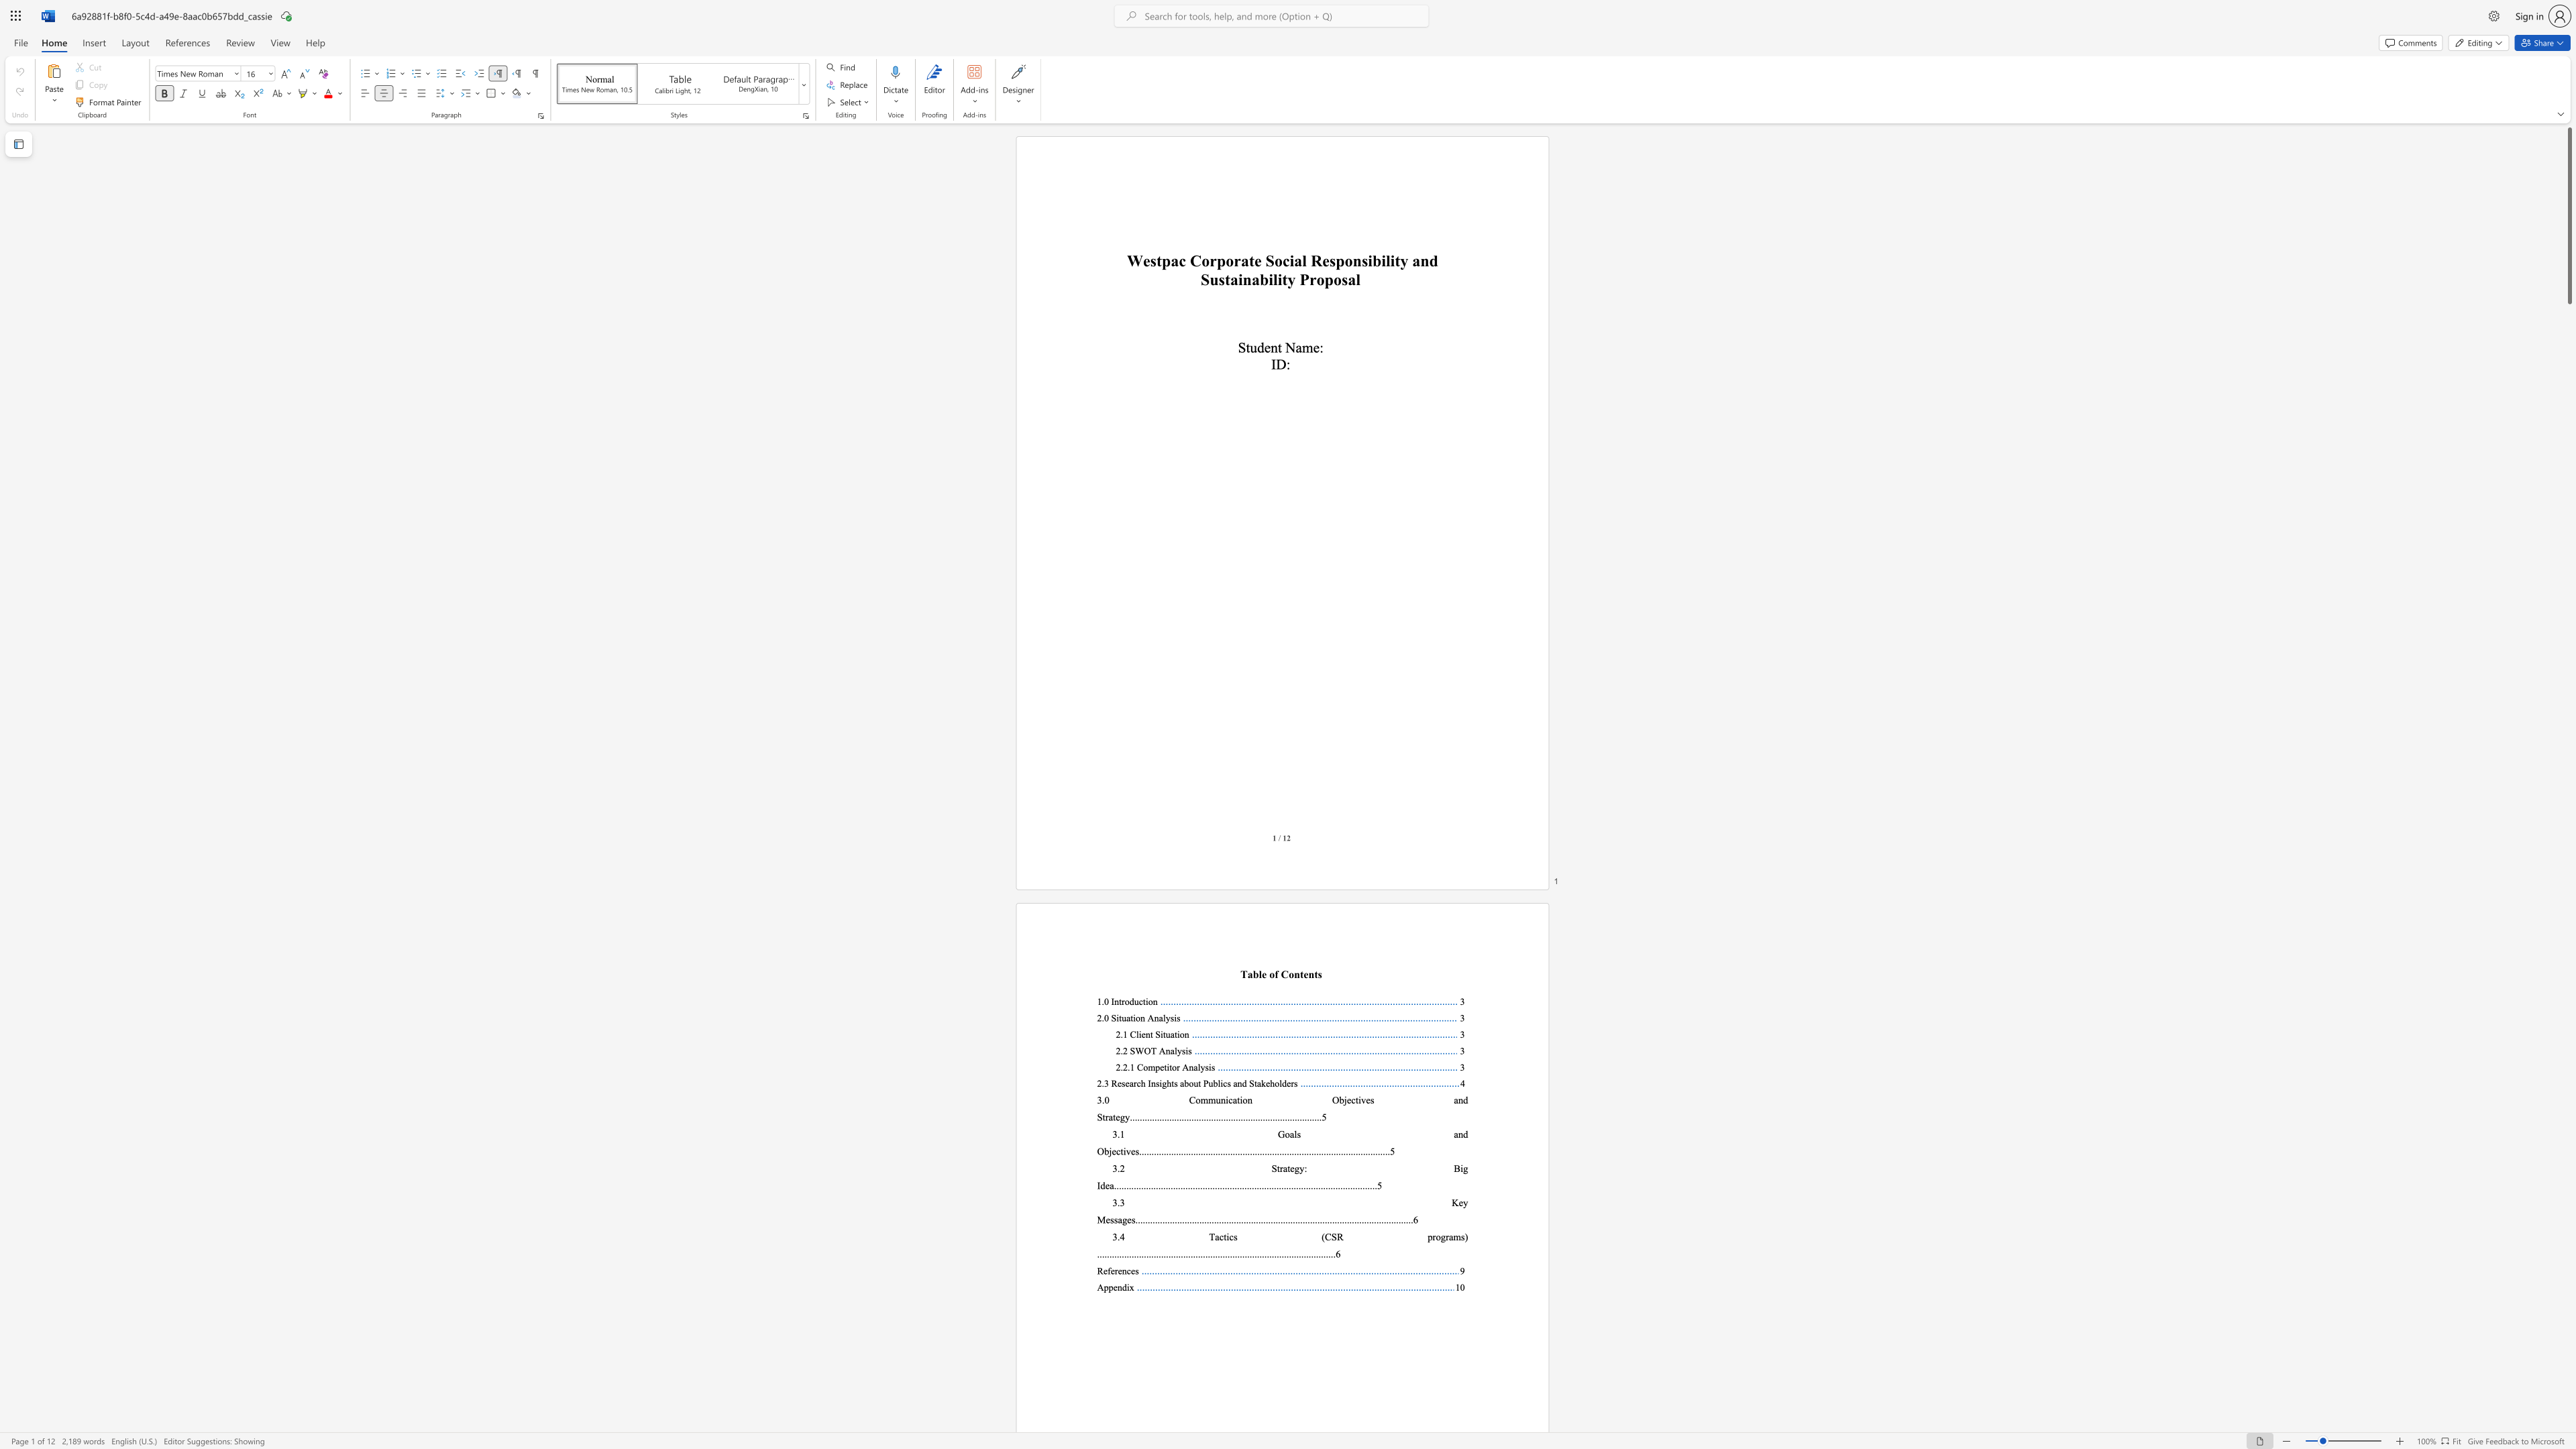  I want to click on the 1th character "s" in the text, so click(1371, 1099).